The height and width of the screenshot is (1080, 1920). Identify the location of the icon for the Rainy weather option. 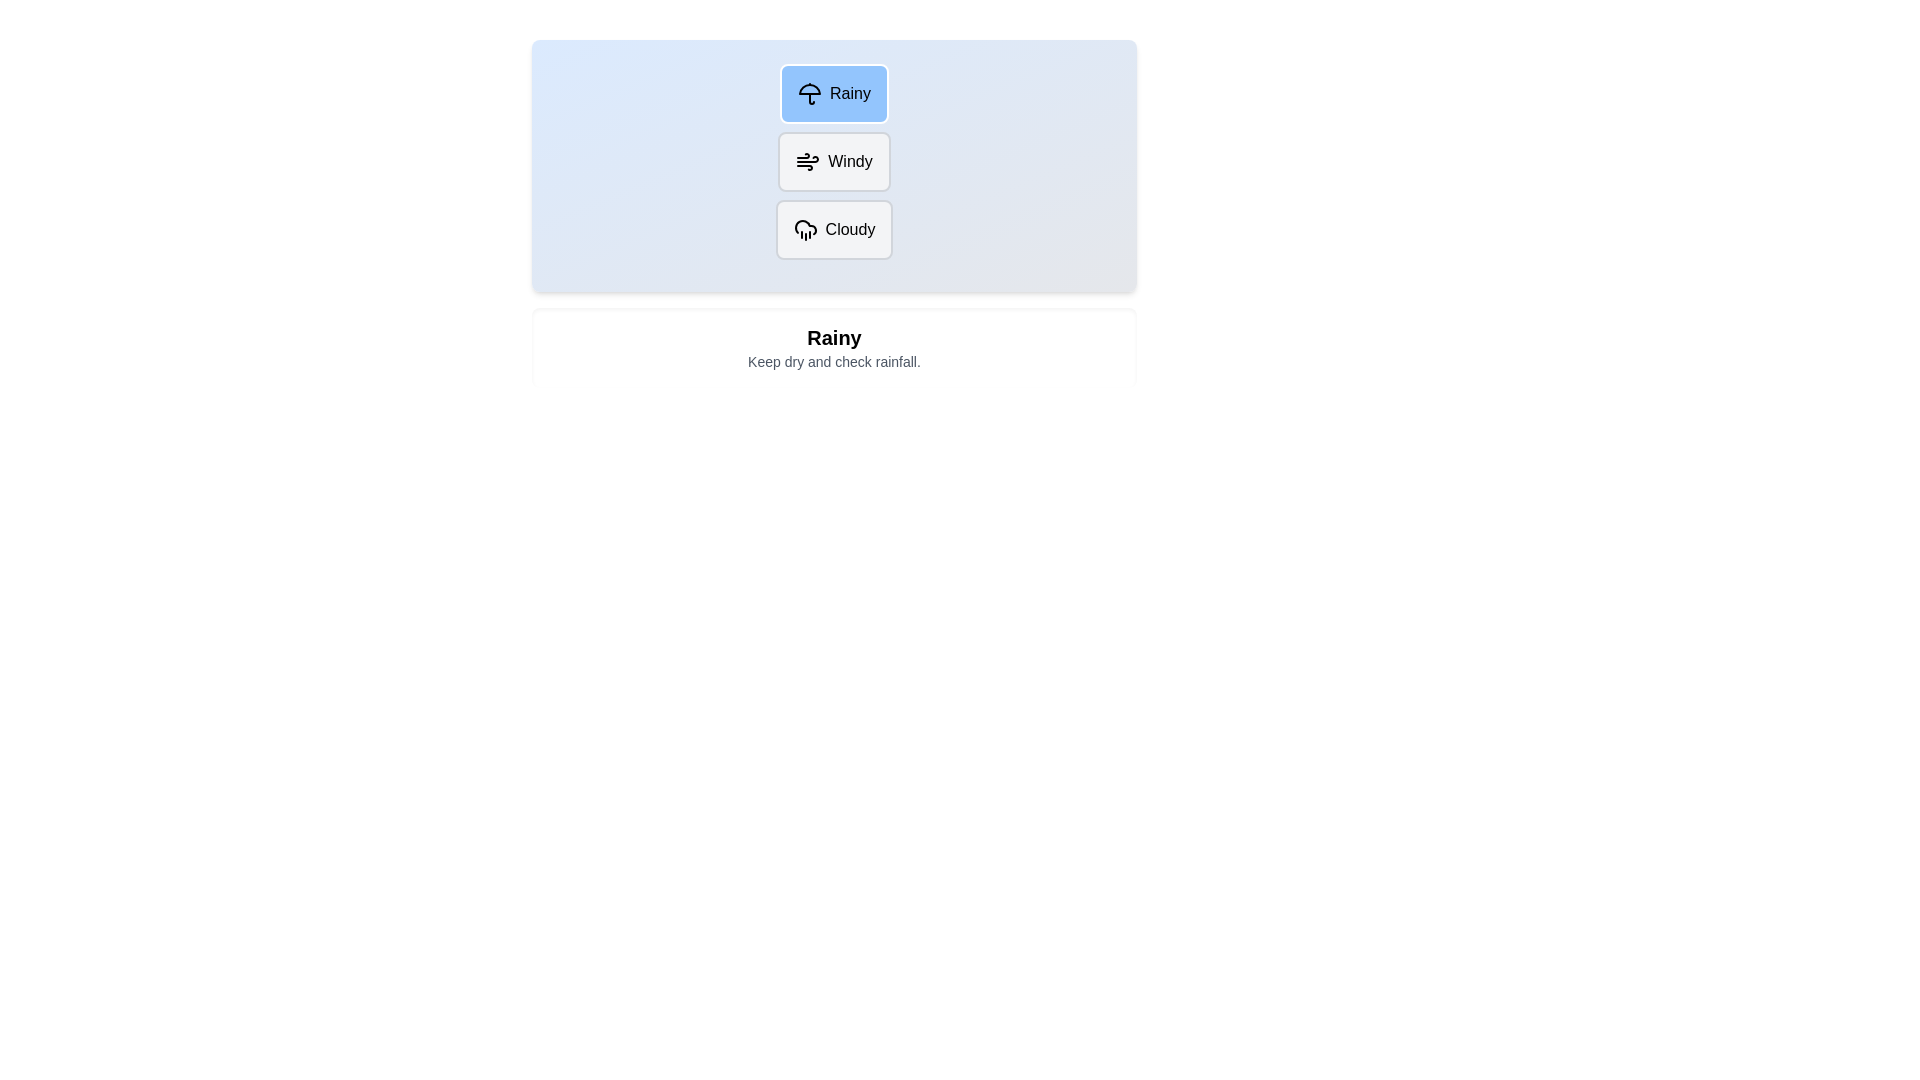
(810, 93).